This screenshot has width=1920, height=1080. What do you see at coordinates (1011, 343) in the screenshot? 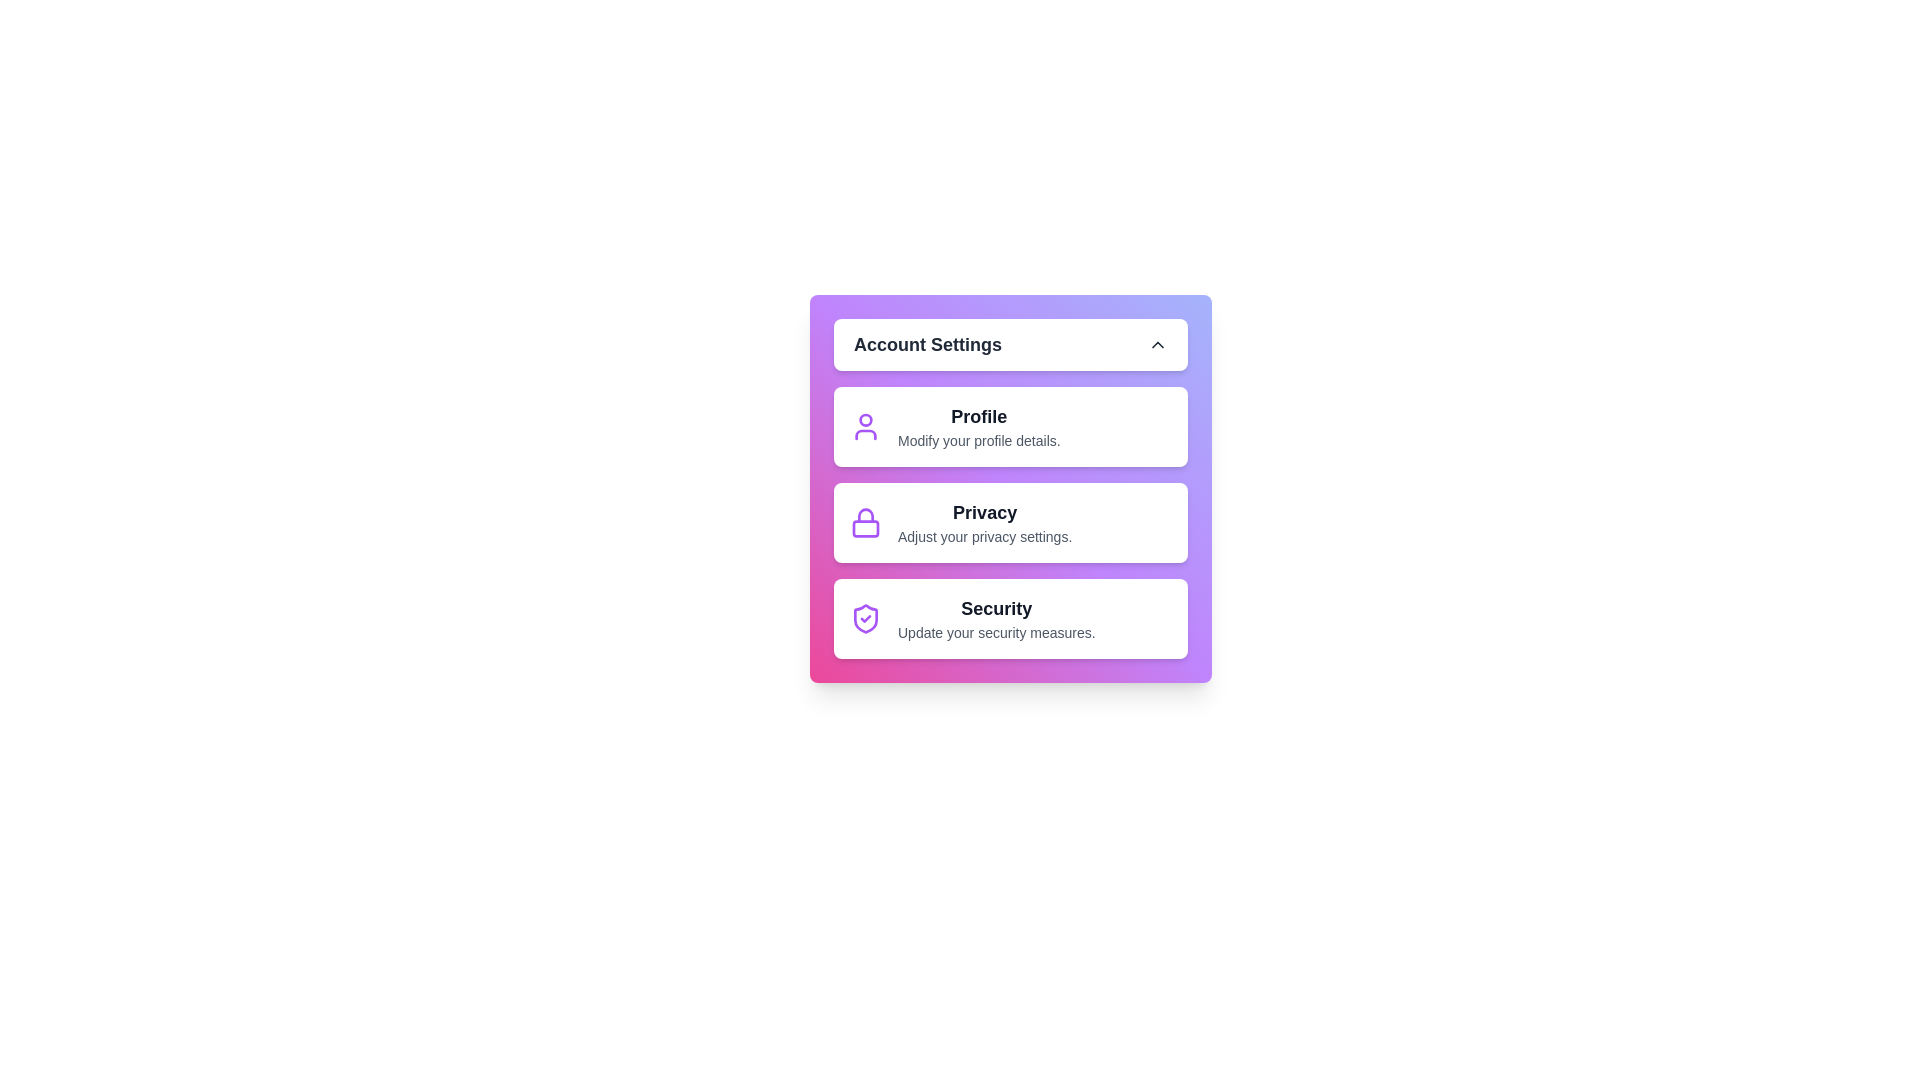
I see `the 'Account Settings' button to toggle the menu visibility` at bounding box center [1011, 343].